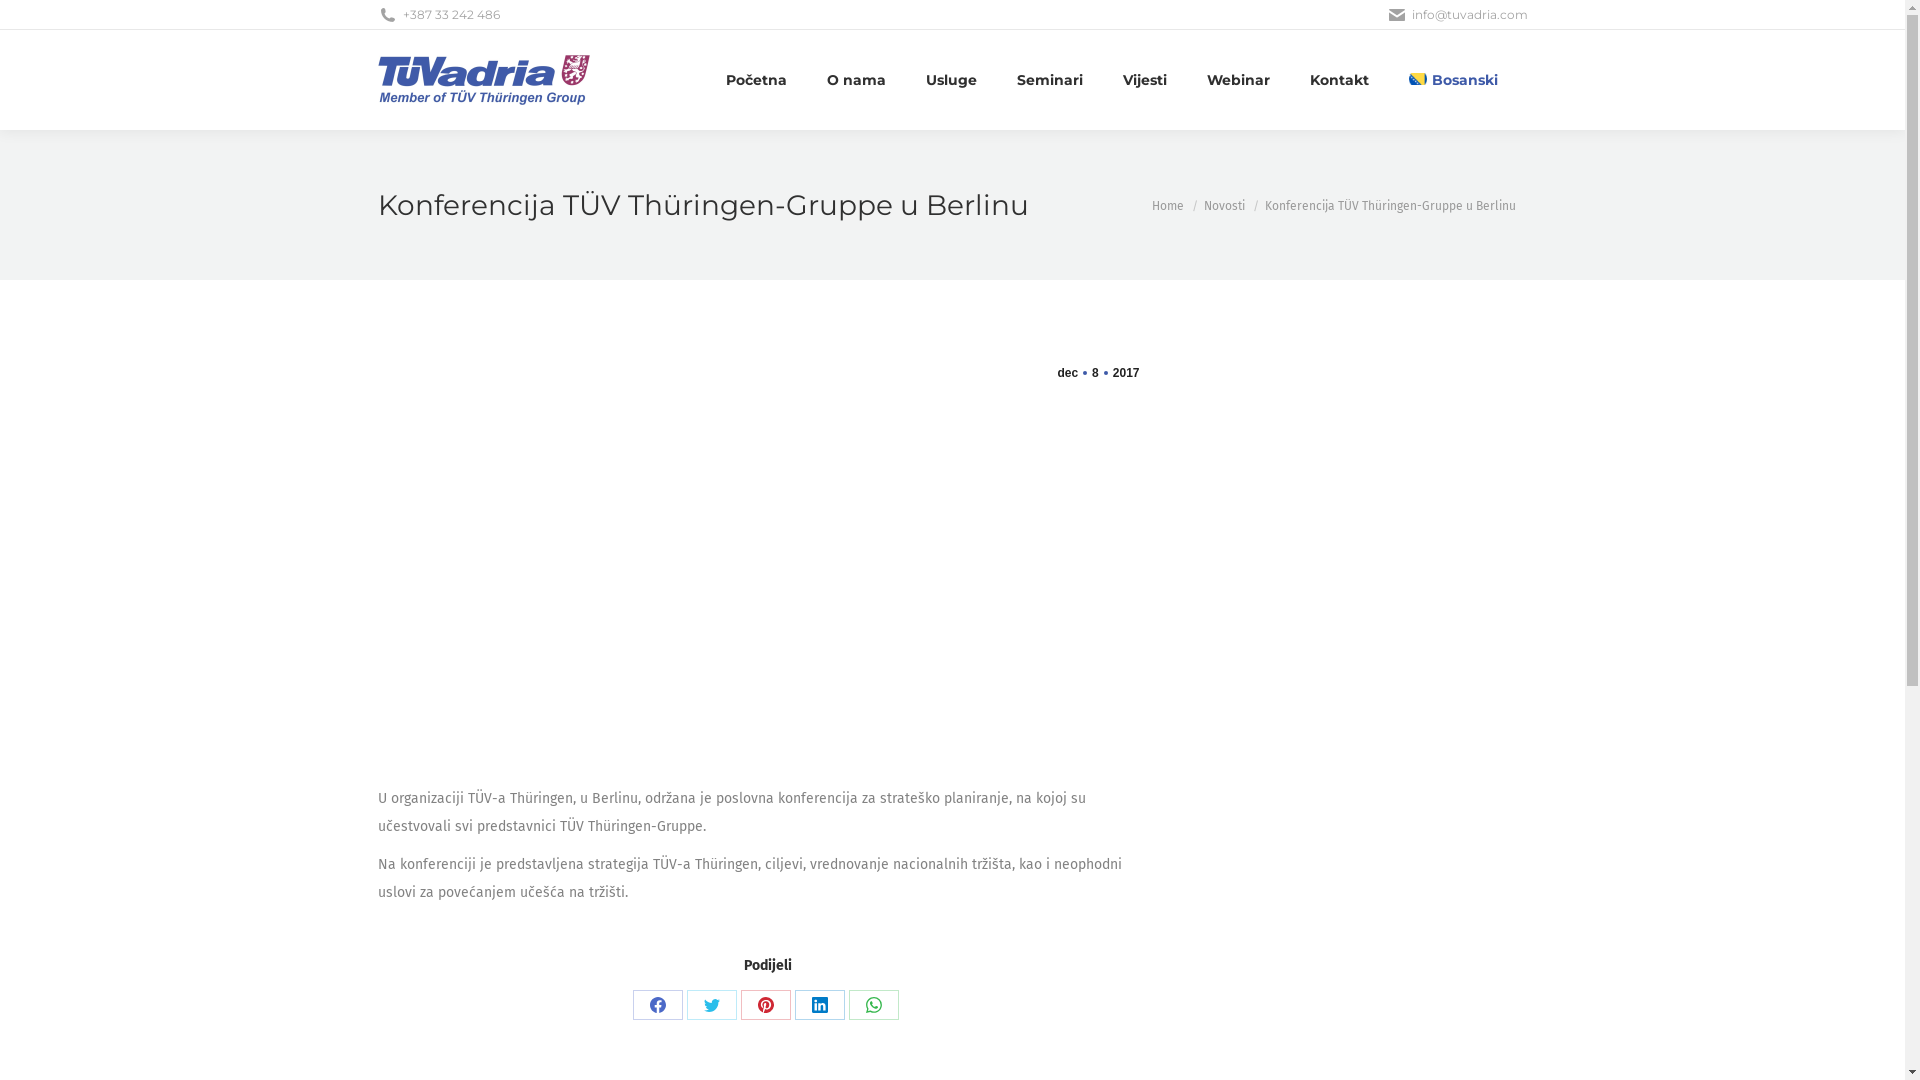 This screenshot has width=1920, height=1080. I want to click on 'Bosanski', so click(1416, 77).